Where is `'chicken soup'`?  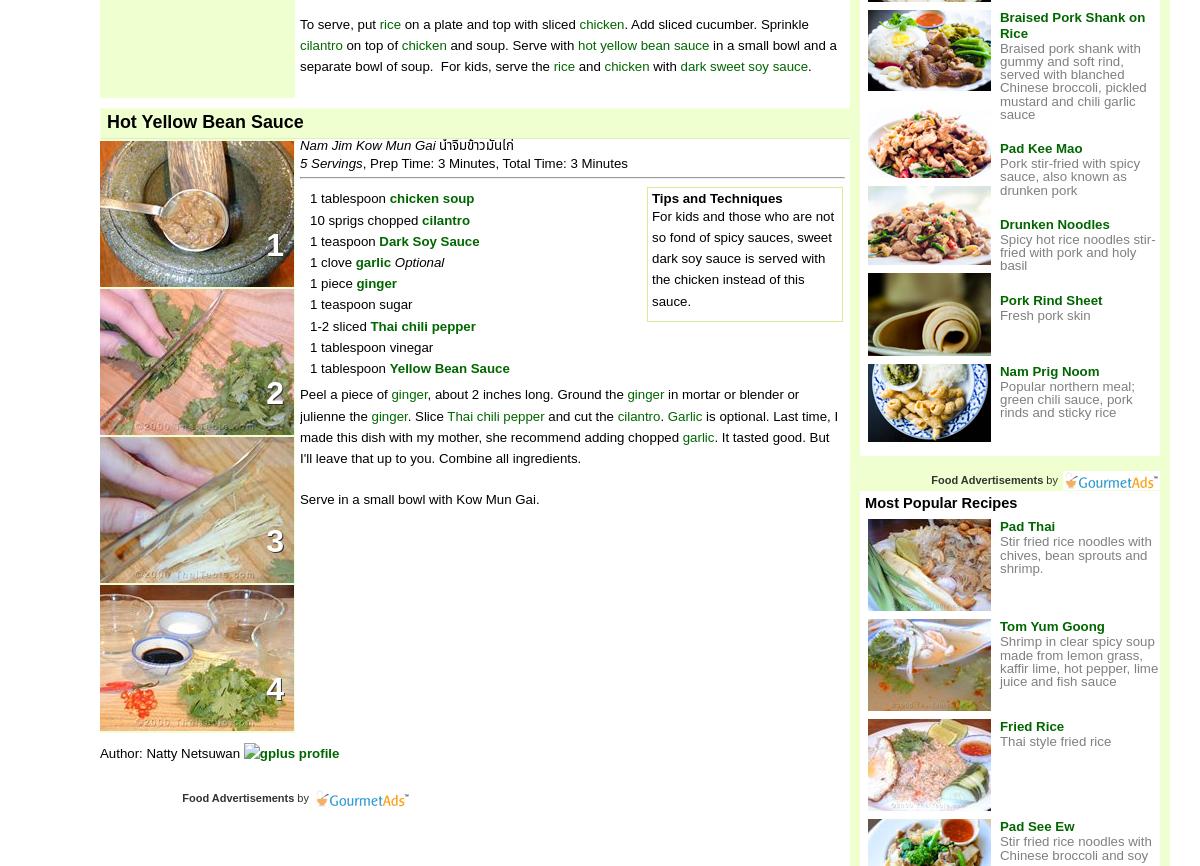 'chicken soup' is located at coordinates (431, 198).